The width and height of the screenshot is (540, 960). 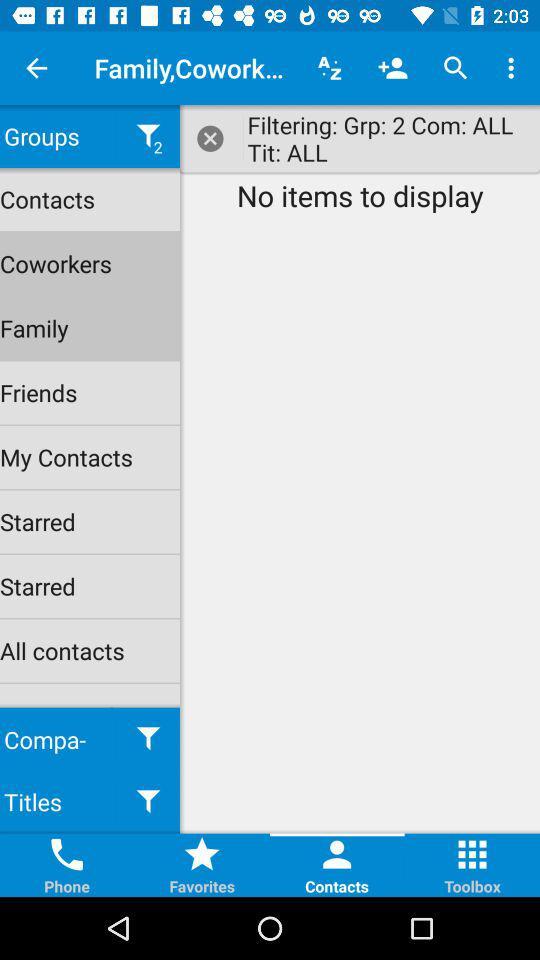 I want to click on the filter icon, so click(x=147, y=738).